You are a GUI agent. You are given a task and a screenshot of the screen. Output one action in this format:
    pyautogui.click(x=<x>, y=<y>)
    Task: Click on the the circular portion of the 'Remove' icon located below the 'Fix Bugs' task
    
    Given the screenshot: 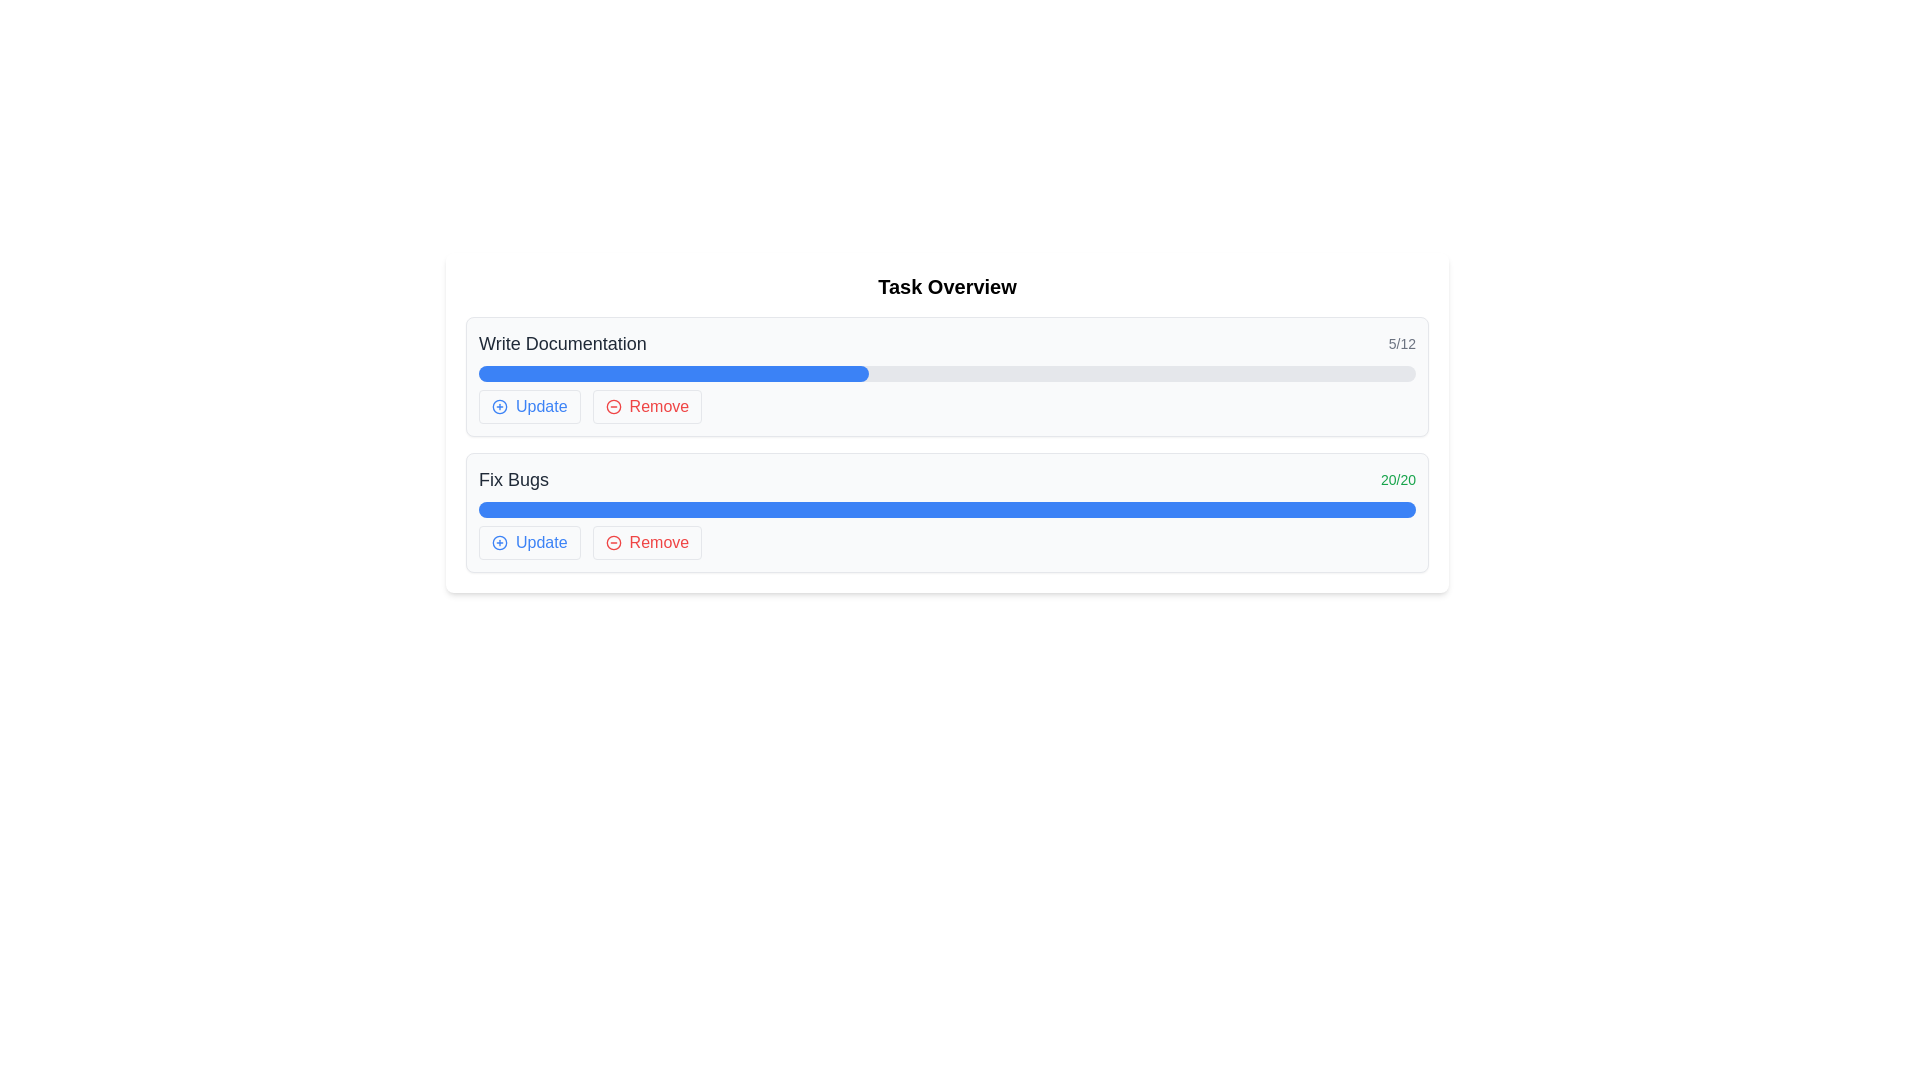 What is the action you would take?
    pyautogui.click(x=612, y=543)
    